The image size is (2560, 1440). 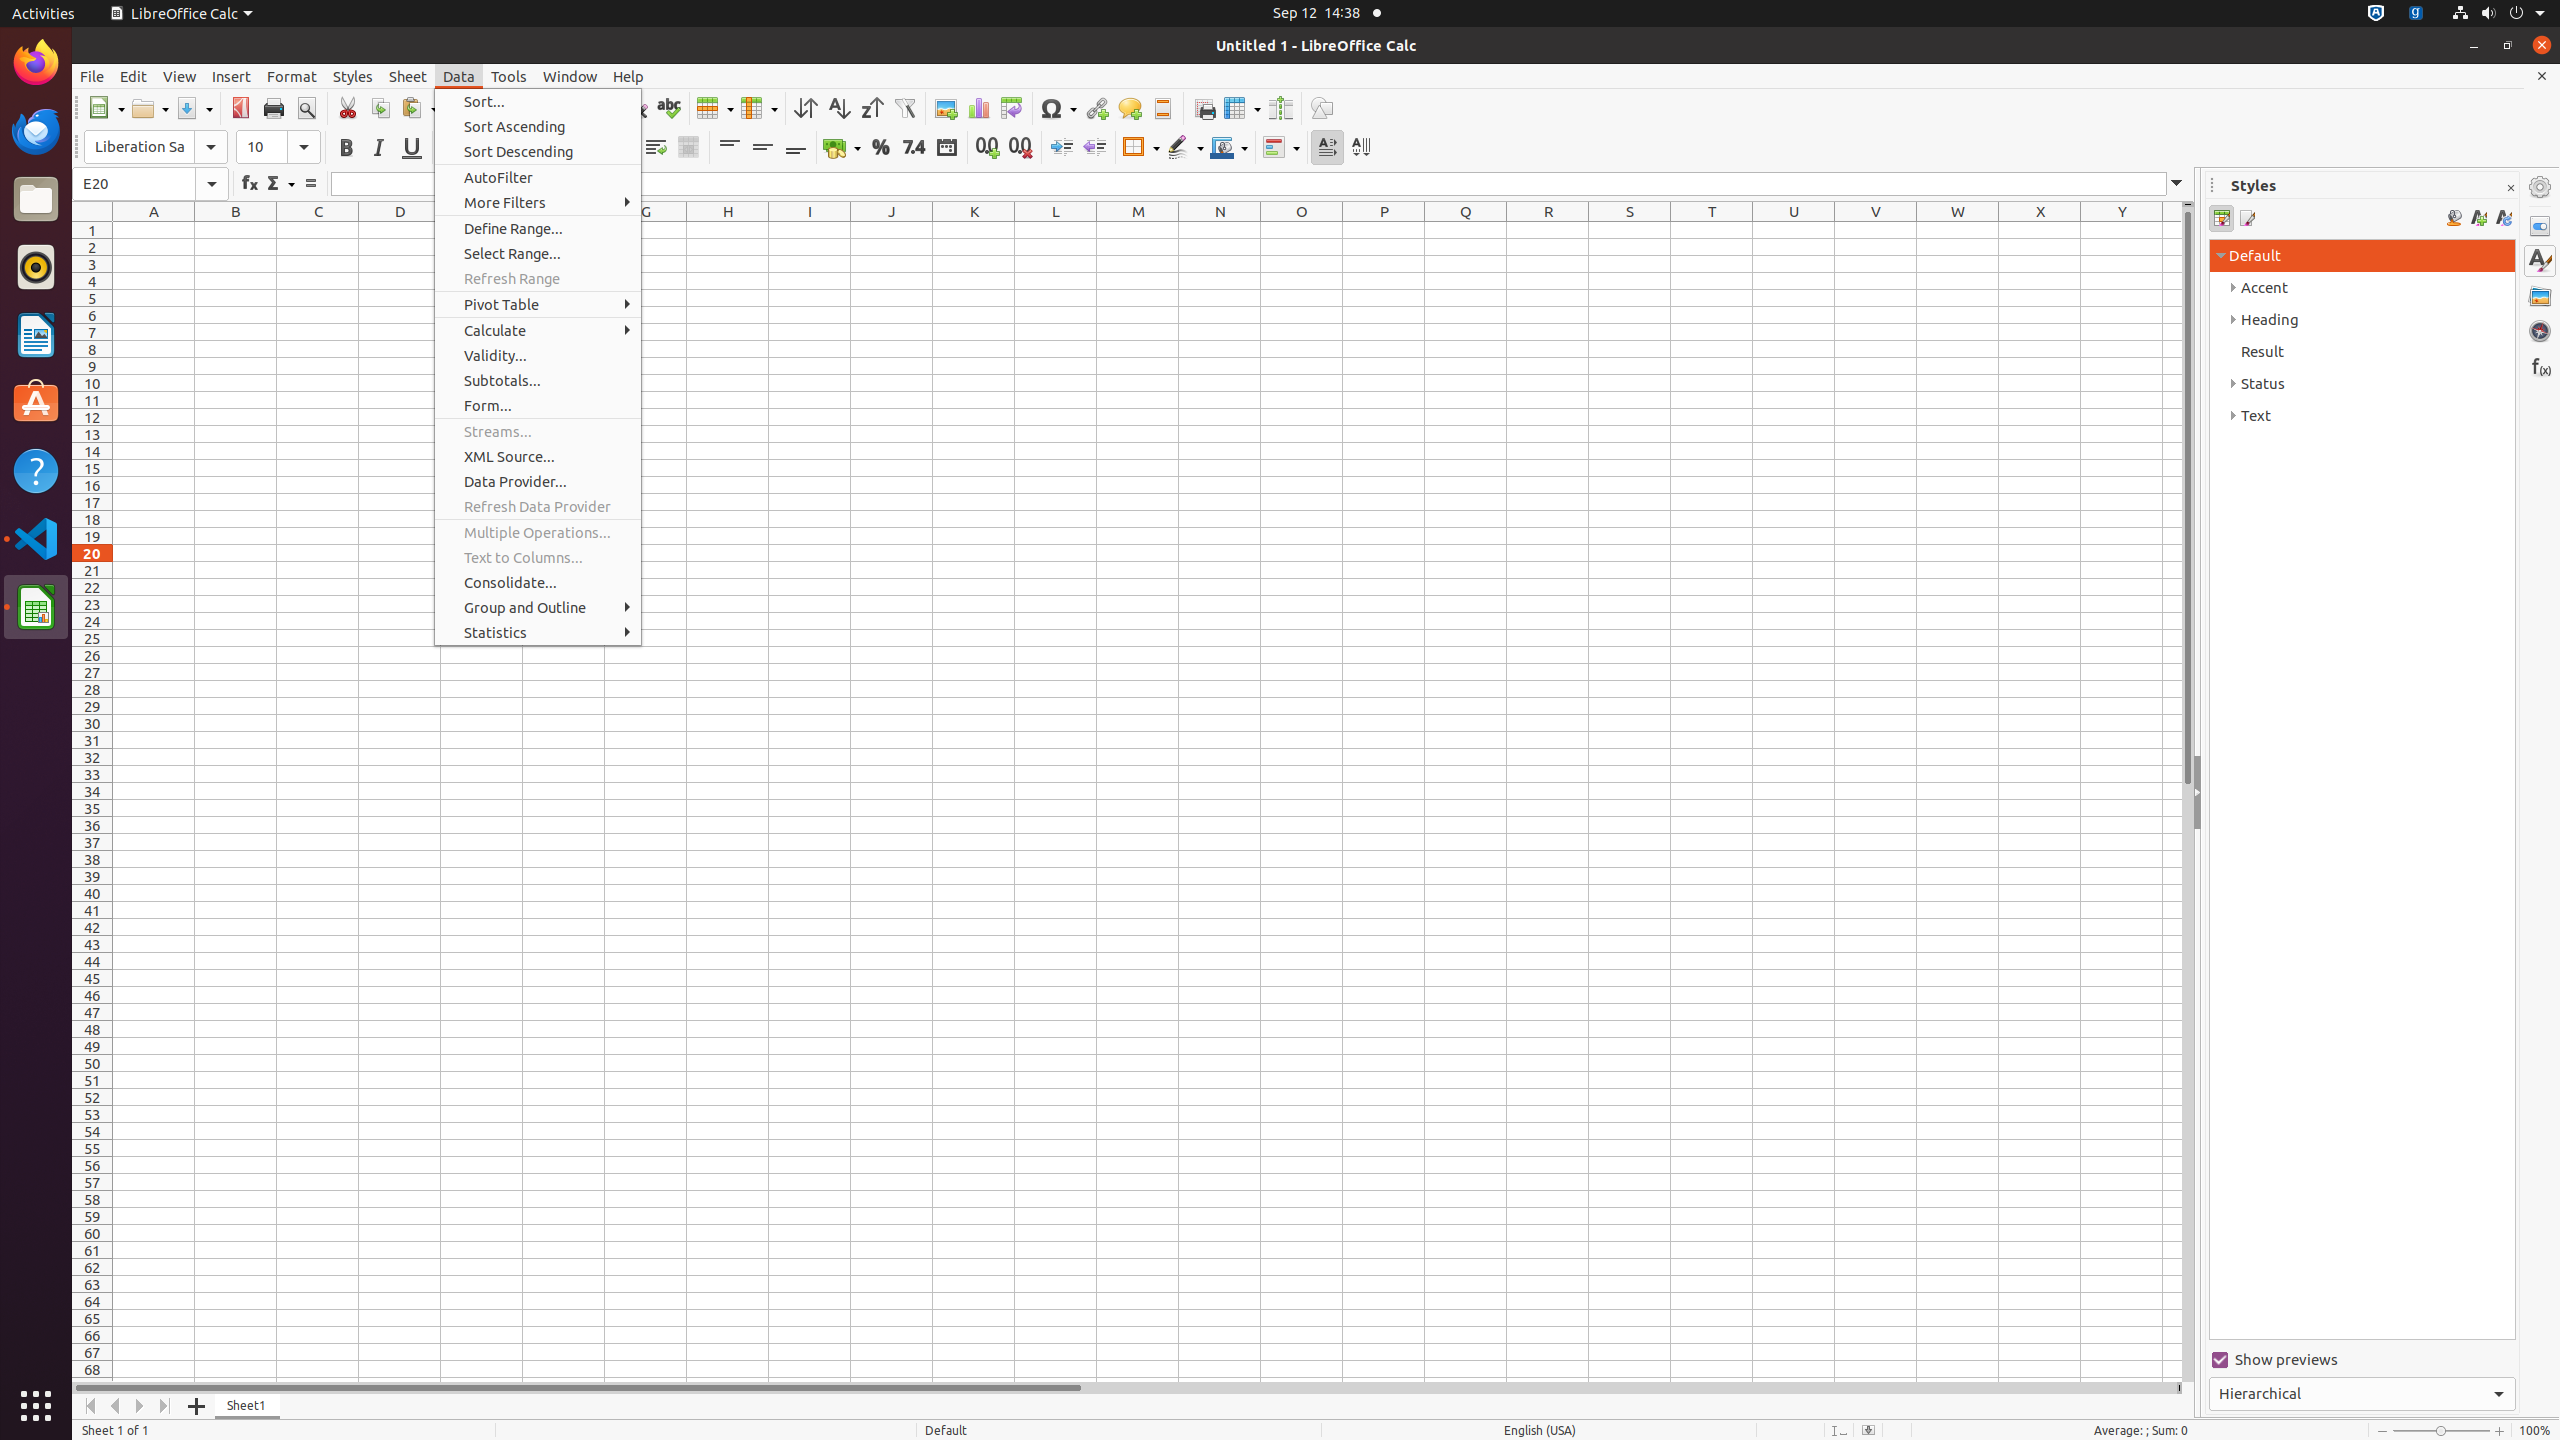 What do you see at coordinates (36, 265) in the screenshot?
I see `'Rhythmbox'` at bounding box center [36, 265].